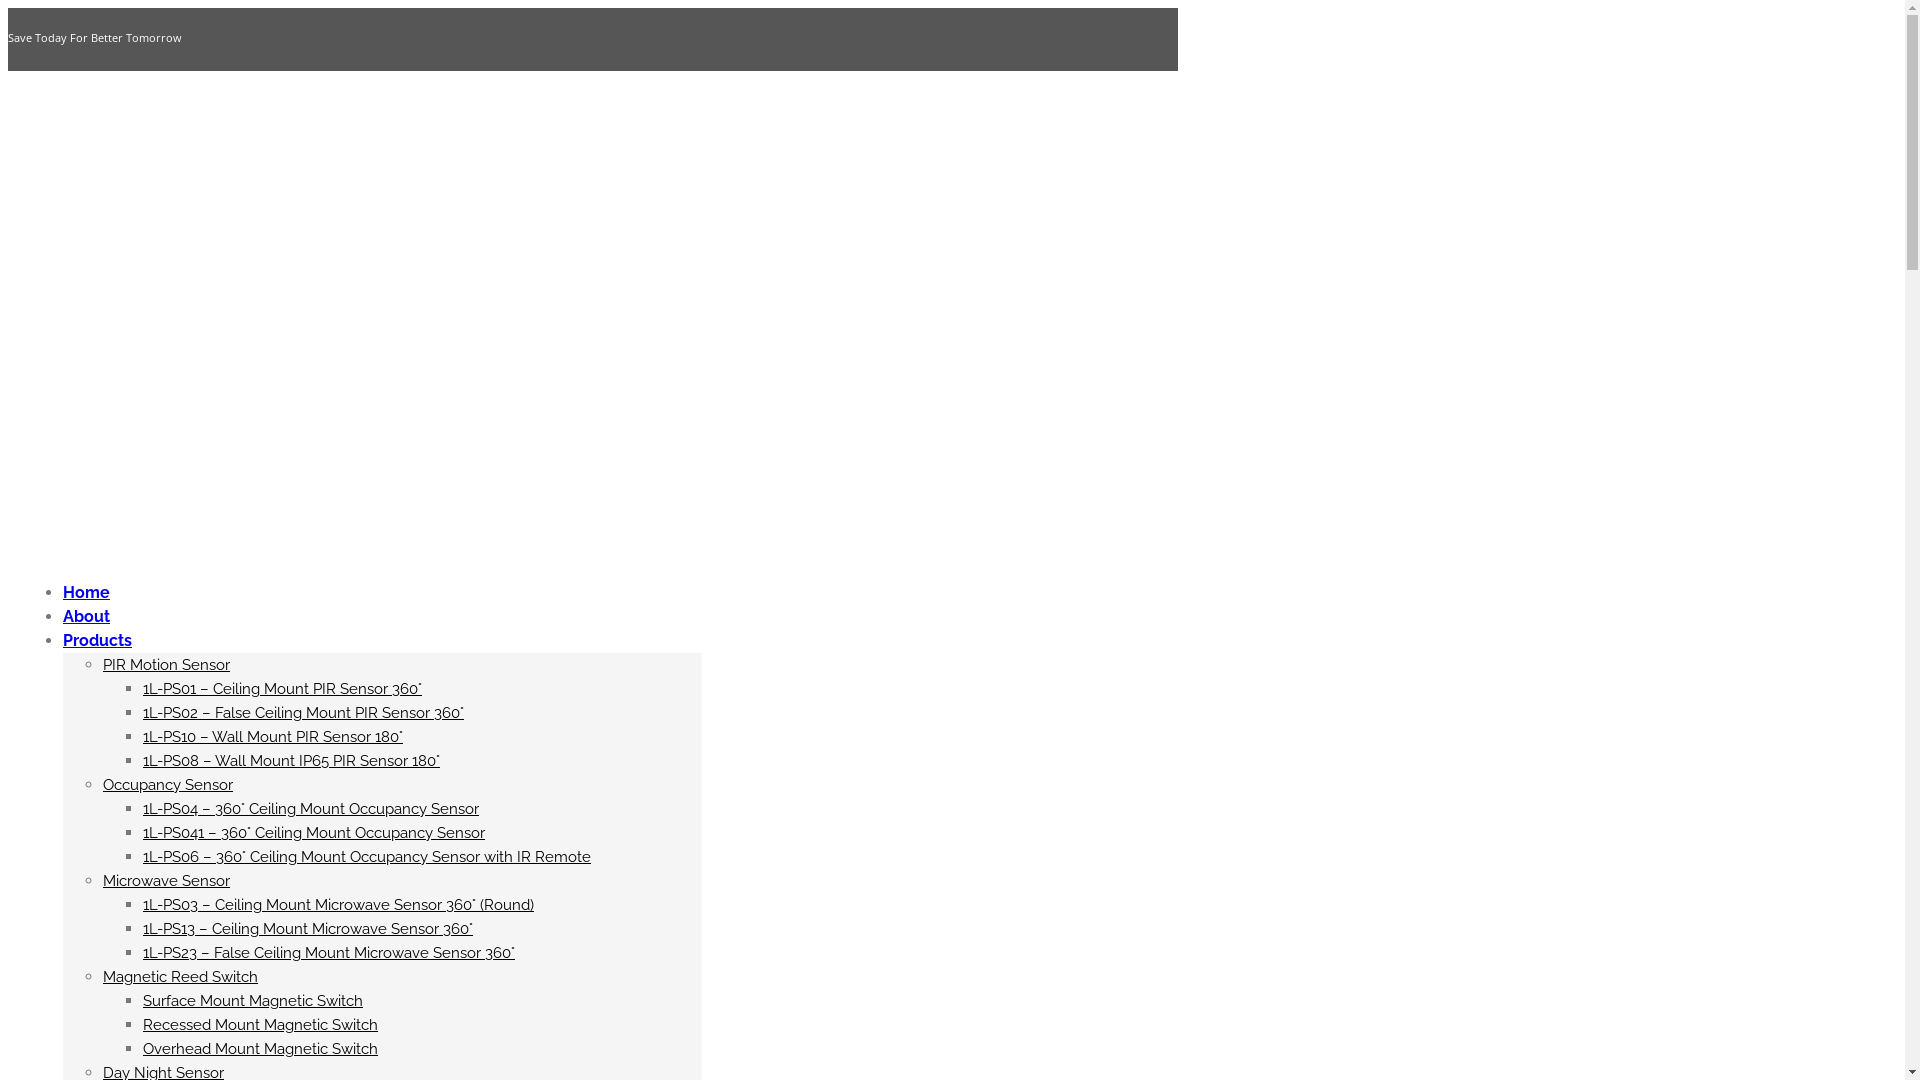 The height and width of the screenshot is (1080, 1920). What do you see at coordinates (101, 784) in the screenshot?
I see `'Occupancy Sensor'` at bounding box center [101, 784].